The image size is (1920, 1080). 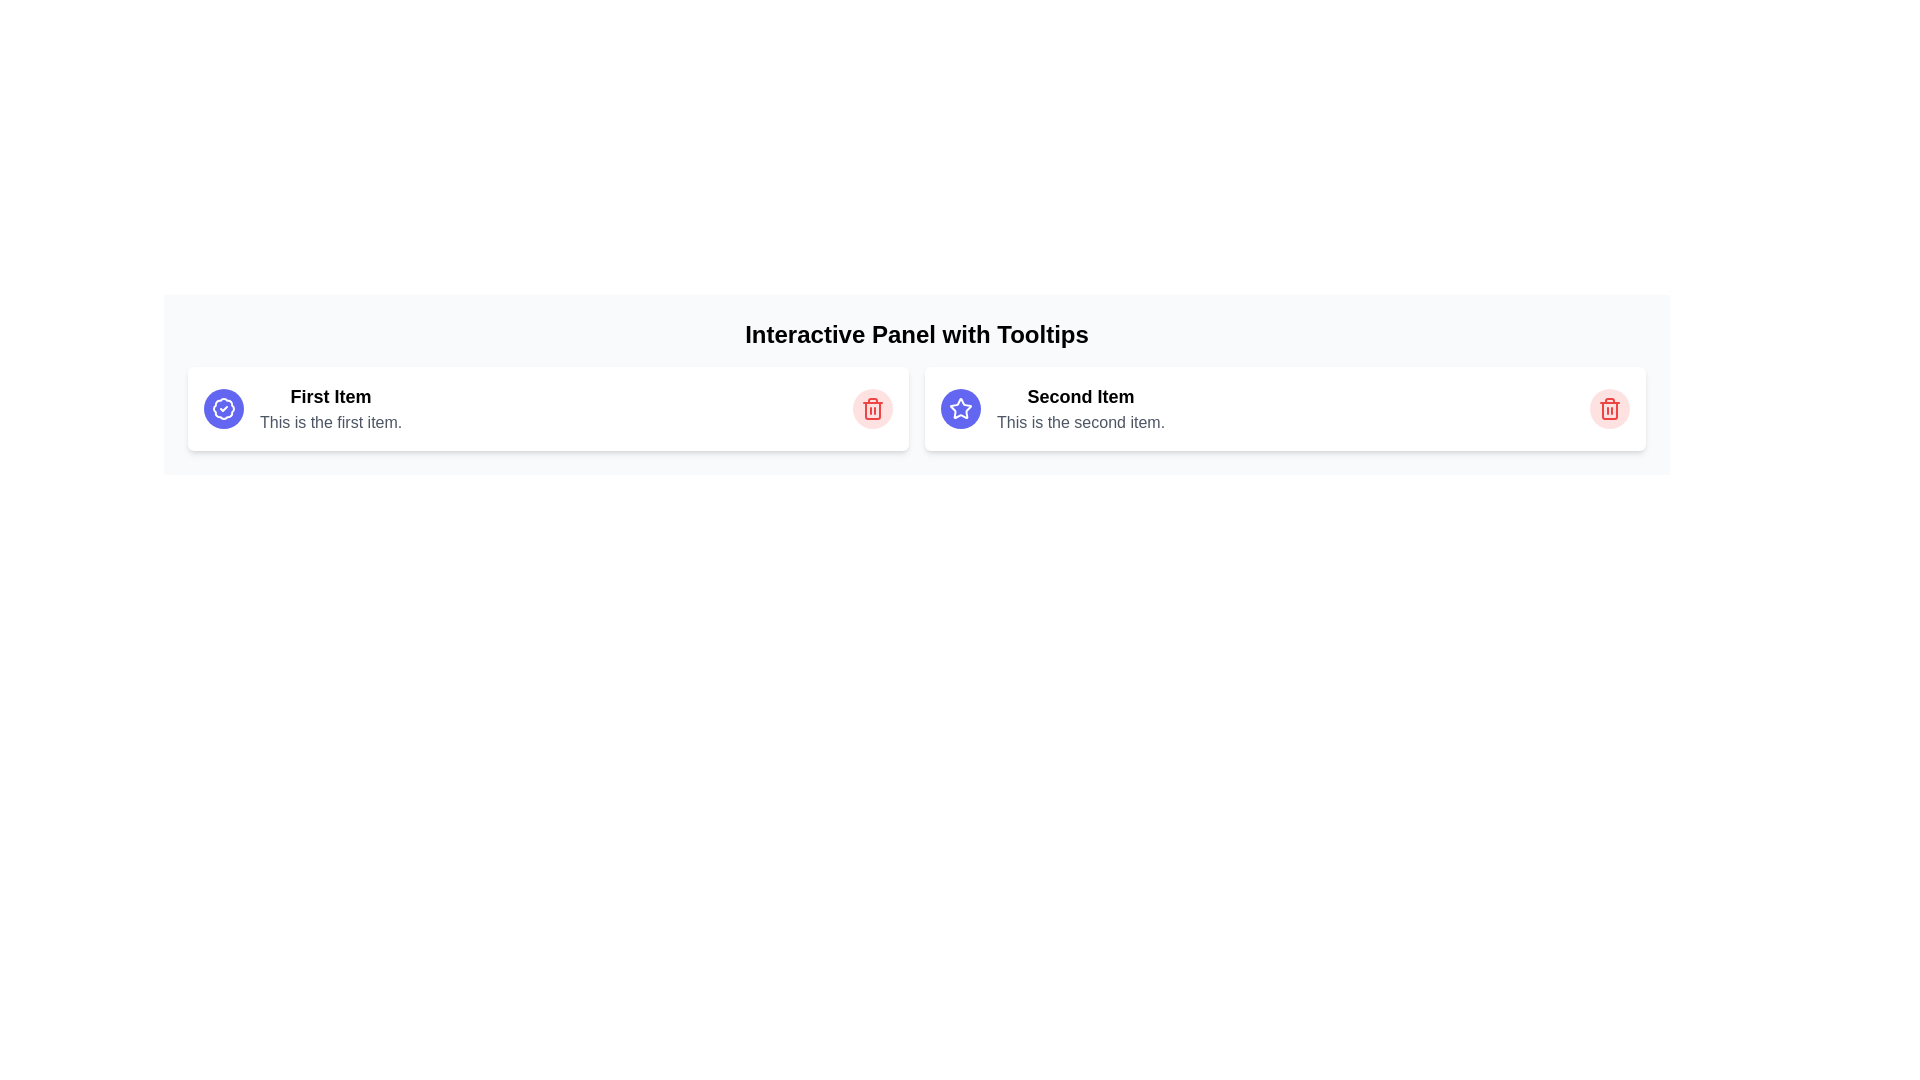 I want to click on the descriptive text label below the 'Second Item' header in the second card from the left, so click(x=1079, y=422).